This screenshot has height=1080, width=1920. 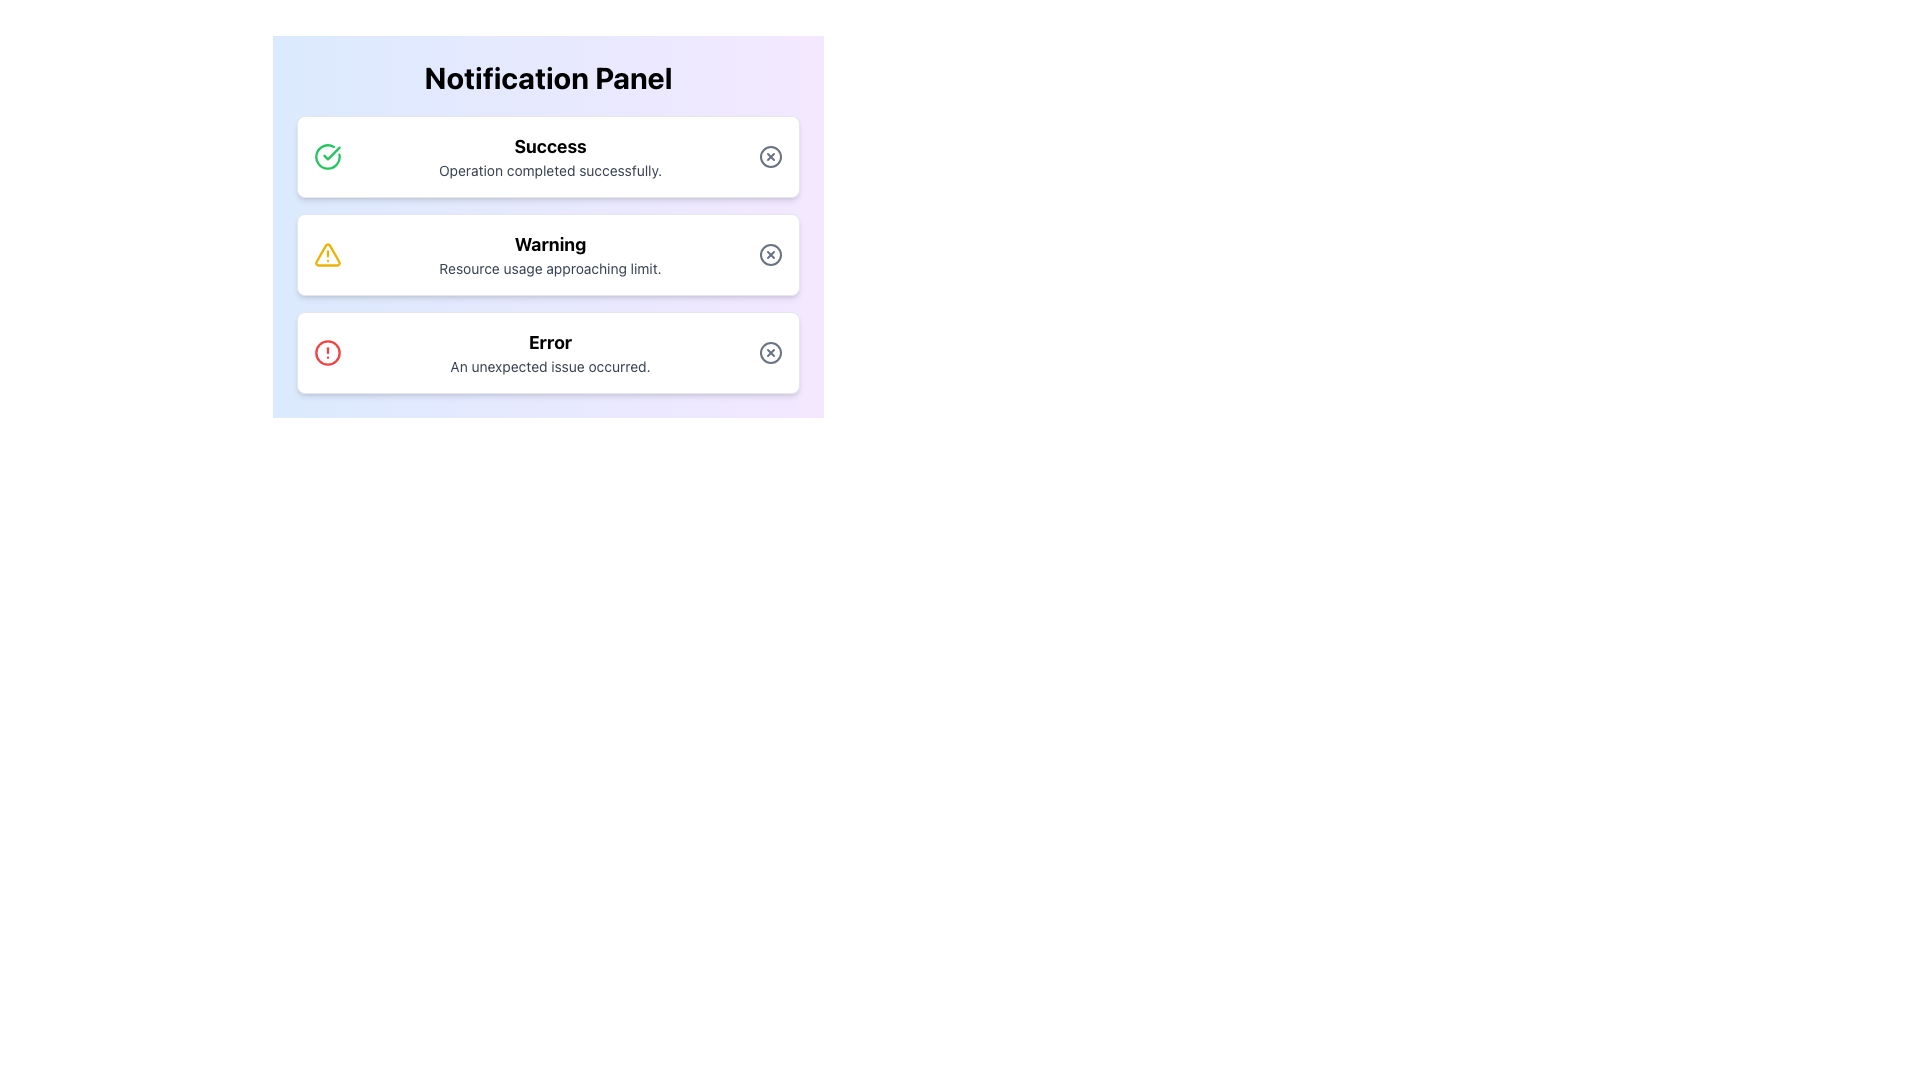 What do you see at coordinates (327, 156) in the screenshot?
I see `the circular green-bordered icon with a check mark at the center, located in the top notification box labeled 'Success', to the left of the title text` at bounding box center [327, 156].